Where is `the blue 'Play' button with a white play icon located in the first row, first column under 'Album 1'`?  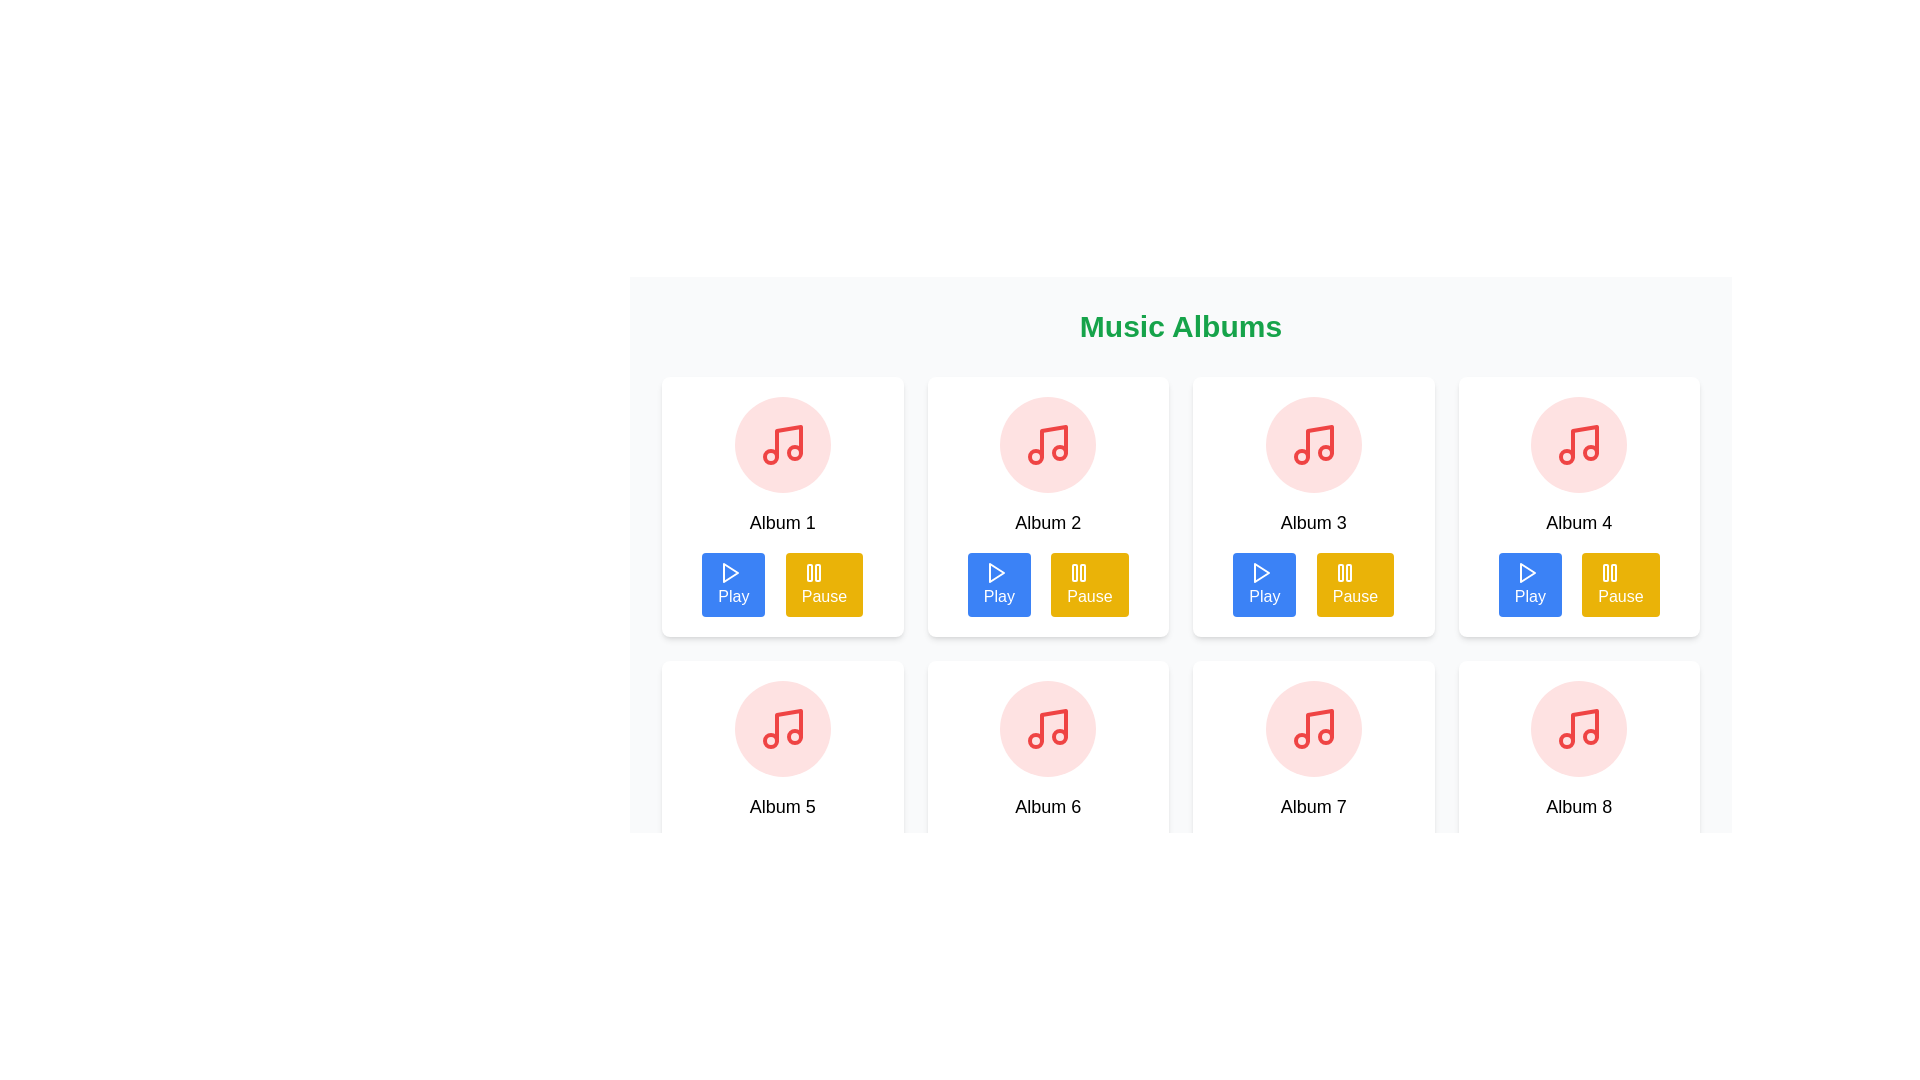
the blue 'Play' button with a white play icon located in the first row, first column under 'Album 1' is located at coordinates (732, 585).